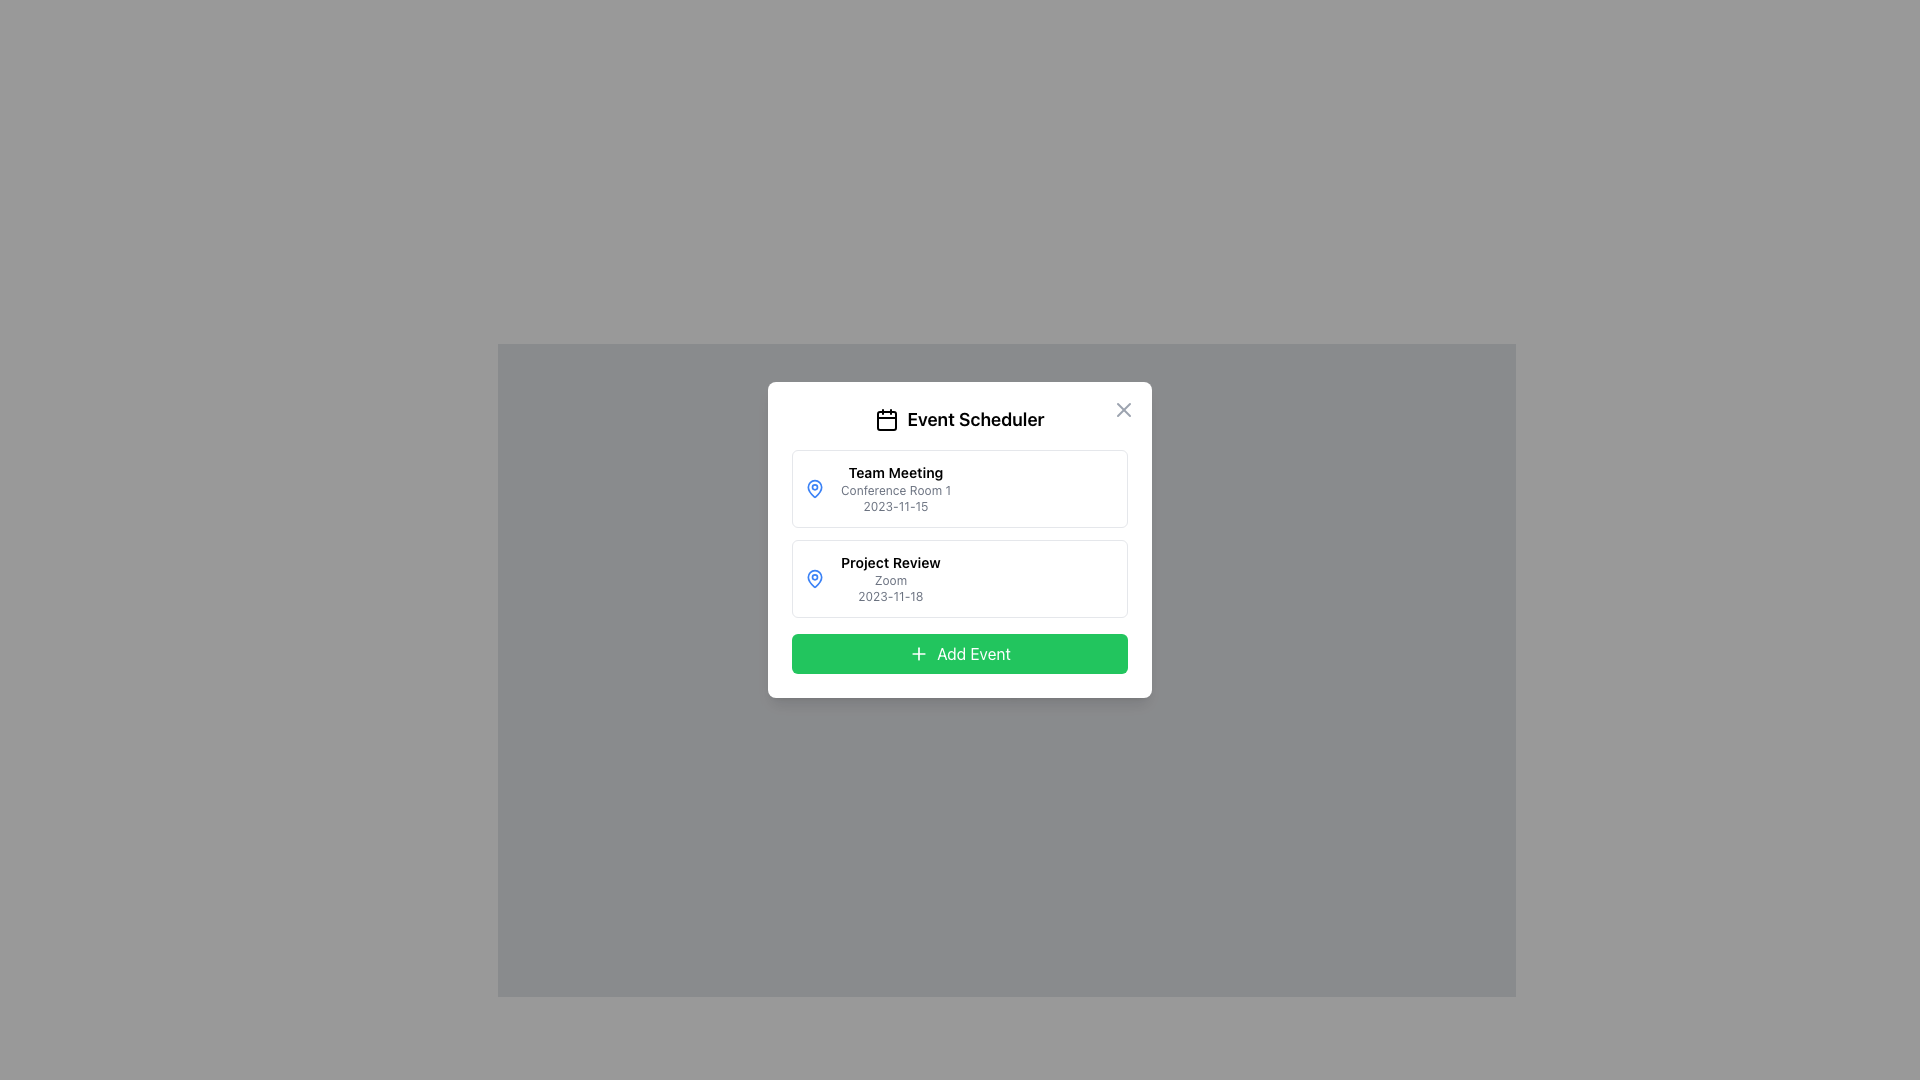  What do you see at coordinates (895, 489) in the screenshot?
I see `the Text Label for the scheduled event titled 'Team Meeting' located in the 'Event Scheduler' interface` at bounding box center [895, 489].